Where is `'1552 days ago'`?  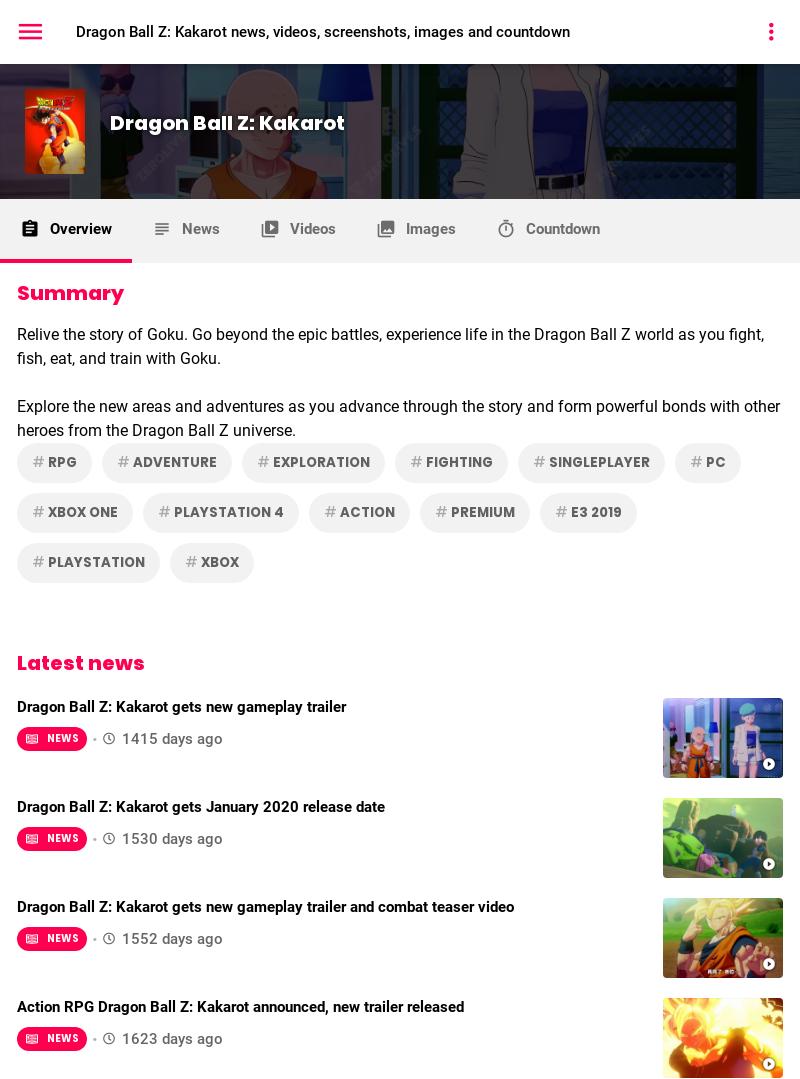
'1552 days ago' is located at coordinates (171, 939).